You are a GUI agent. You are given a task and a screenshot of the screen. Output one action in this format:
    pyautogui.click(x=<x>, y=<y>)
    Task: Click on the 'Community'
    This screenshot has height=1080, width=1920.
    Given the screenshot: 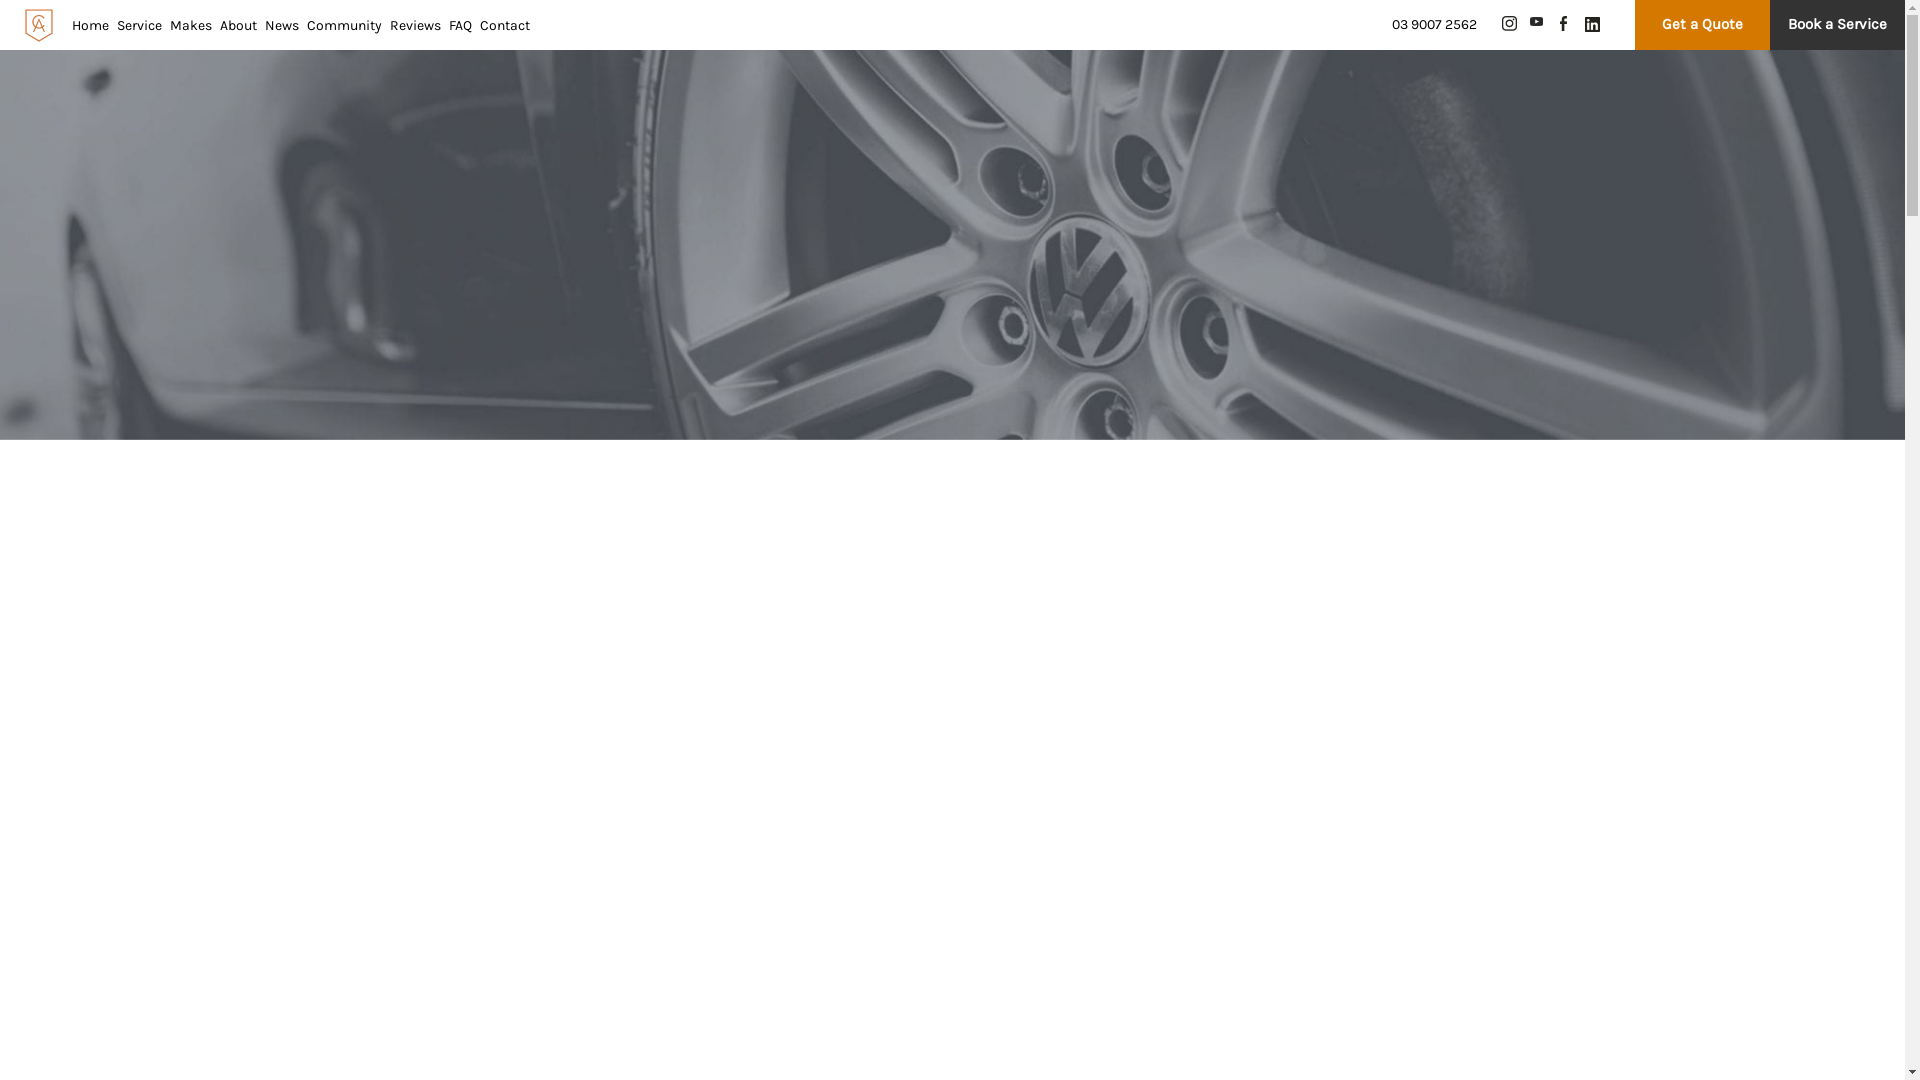 What is the action you would take?
    pyautogui.click(x=306, y=25)
    